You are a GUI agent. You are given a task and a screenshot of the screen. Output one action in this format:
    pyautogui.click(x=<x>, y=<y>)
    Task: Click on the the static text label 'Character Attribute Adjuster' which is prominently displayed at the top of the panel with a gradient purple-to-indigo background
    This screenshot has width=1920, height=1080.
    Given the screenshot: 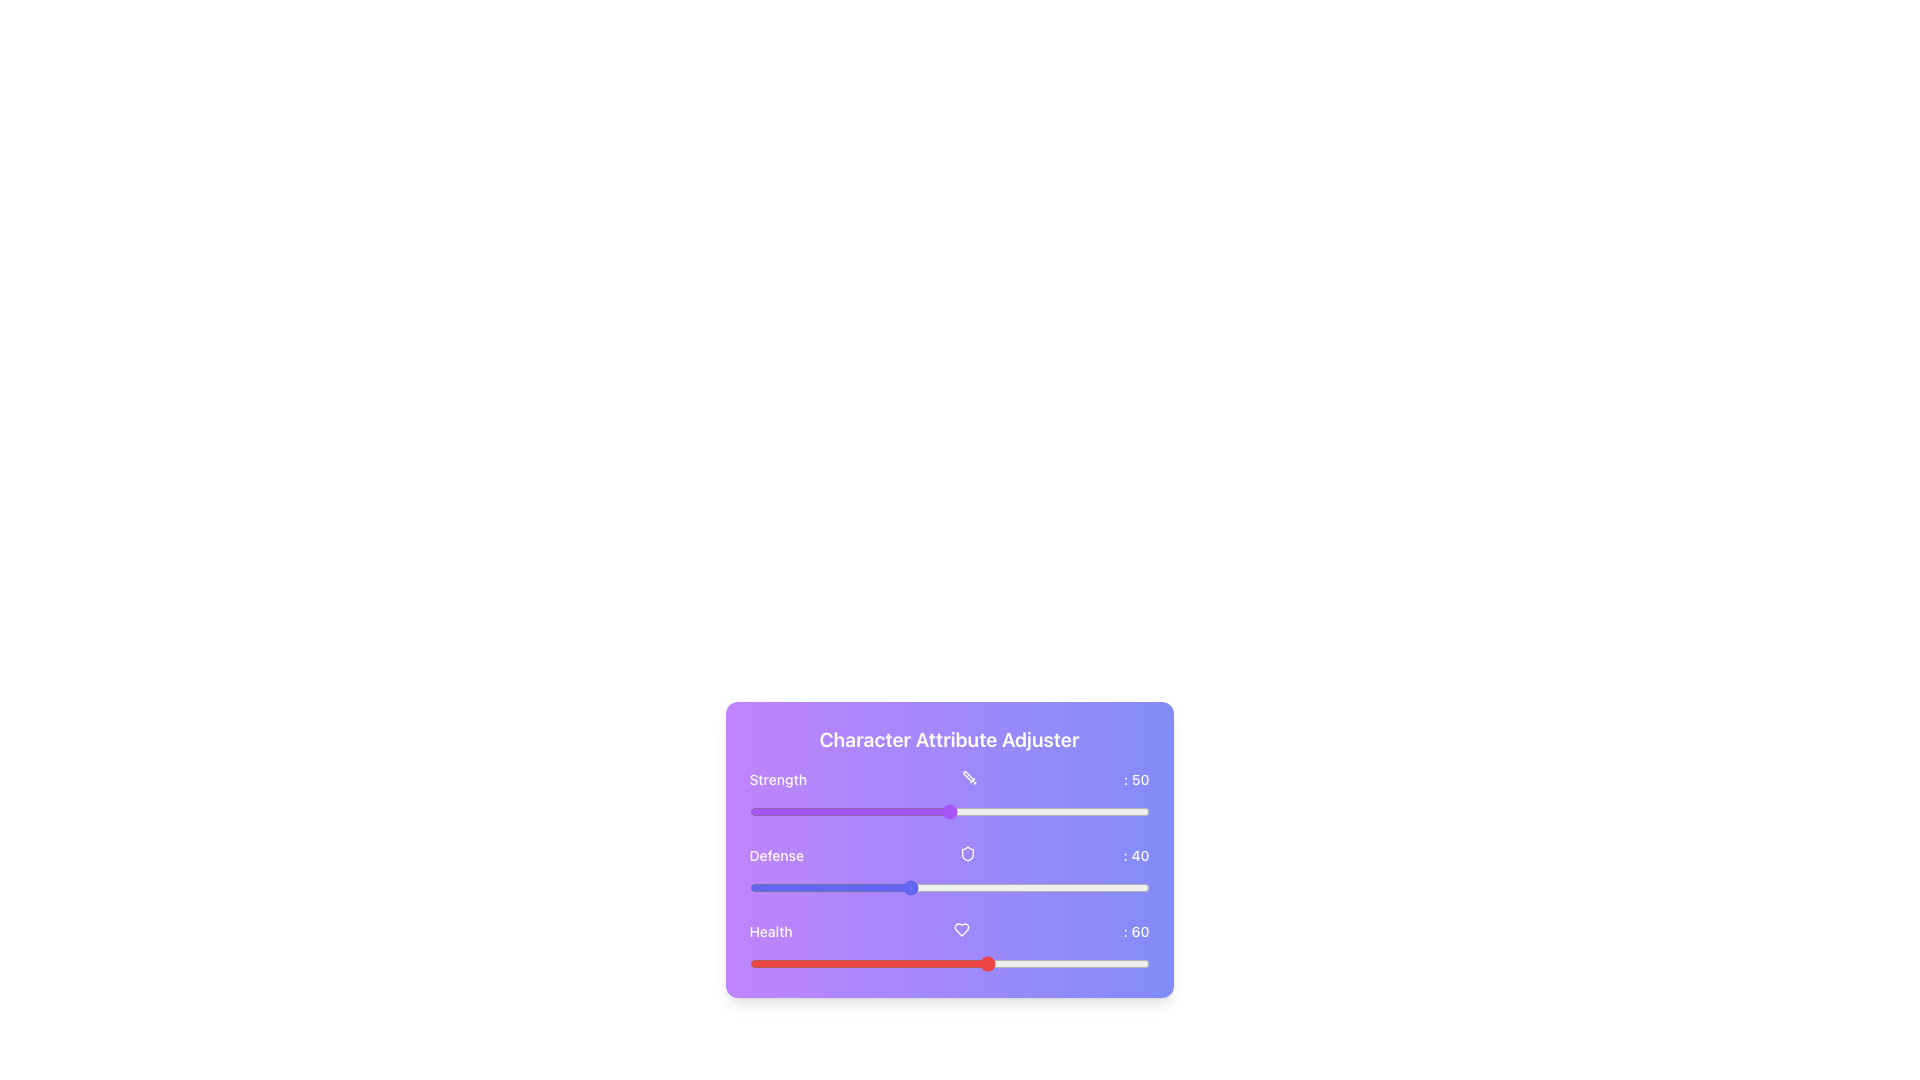 What is the action you would take?
    pyautogui.click(x=948, y=740)
    